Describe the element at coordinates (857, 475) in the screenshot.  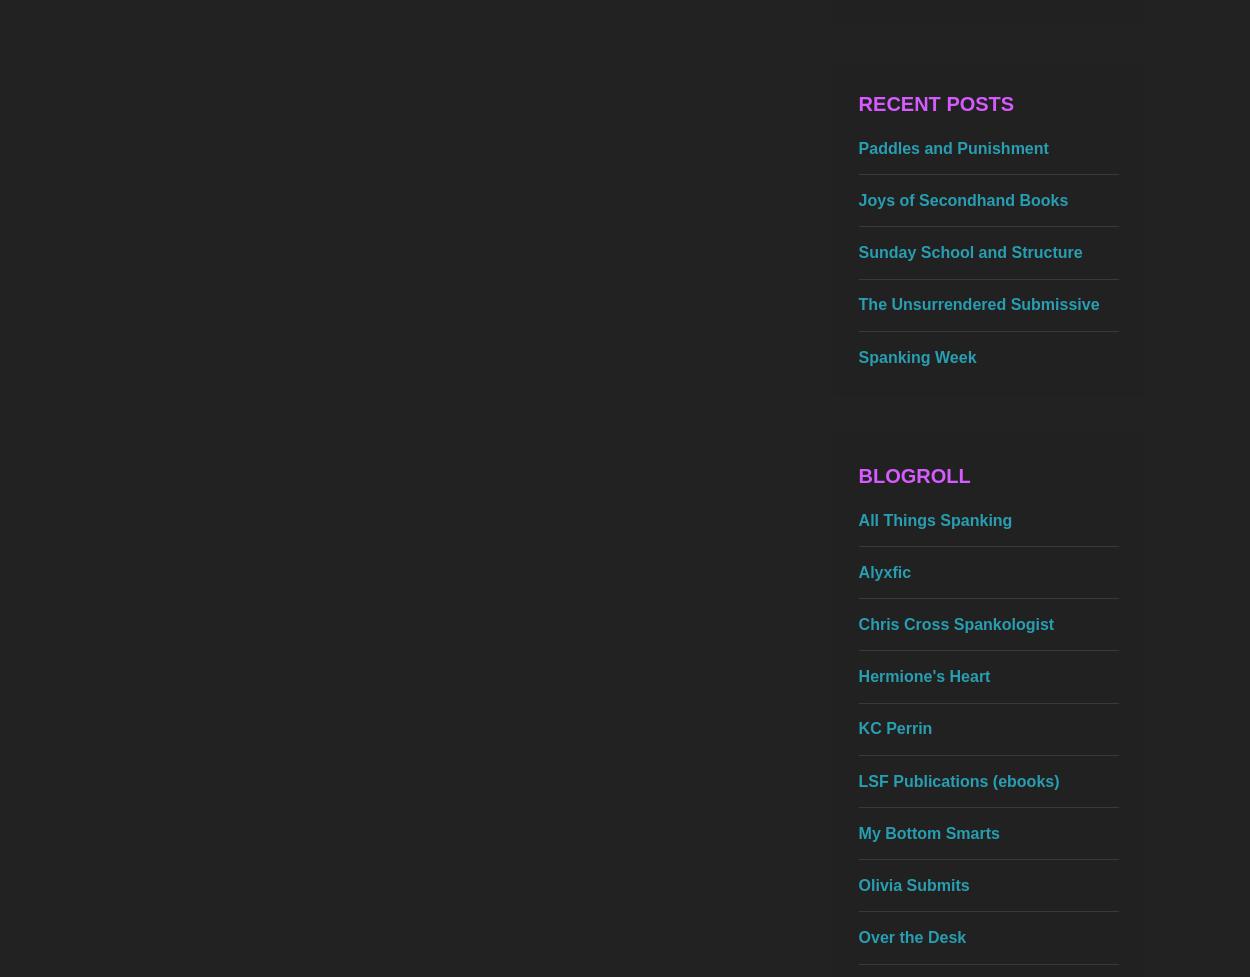
I see `'Blogroll'` at that location.